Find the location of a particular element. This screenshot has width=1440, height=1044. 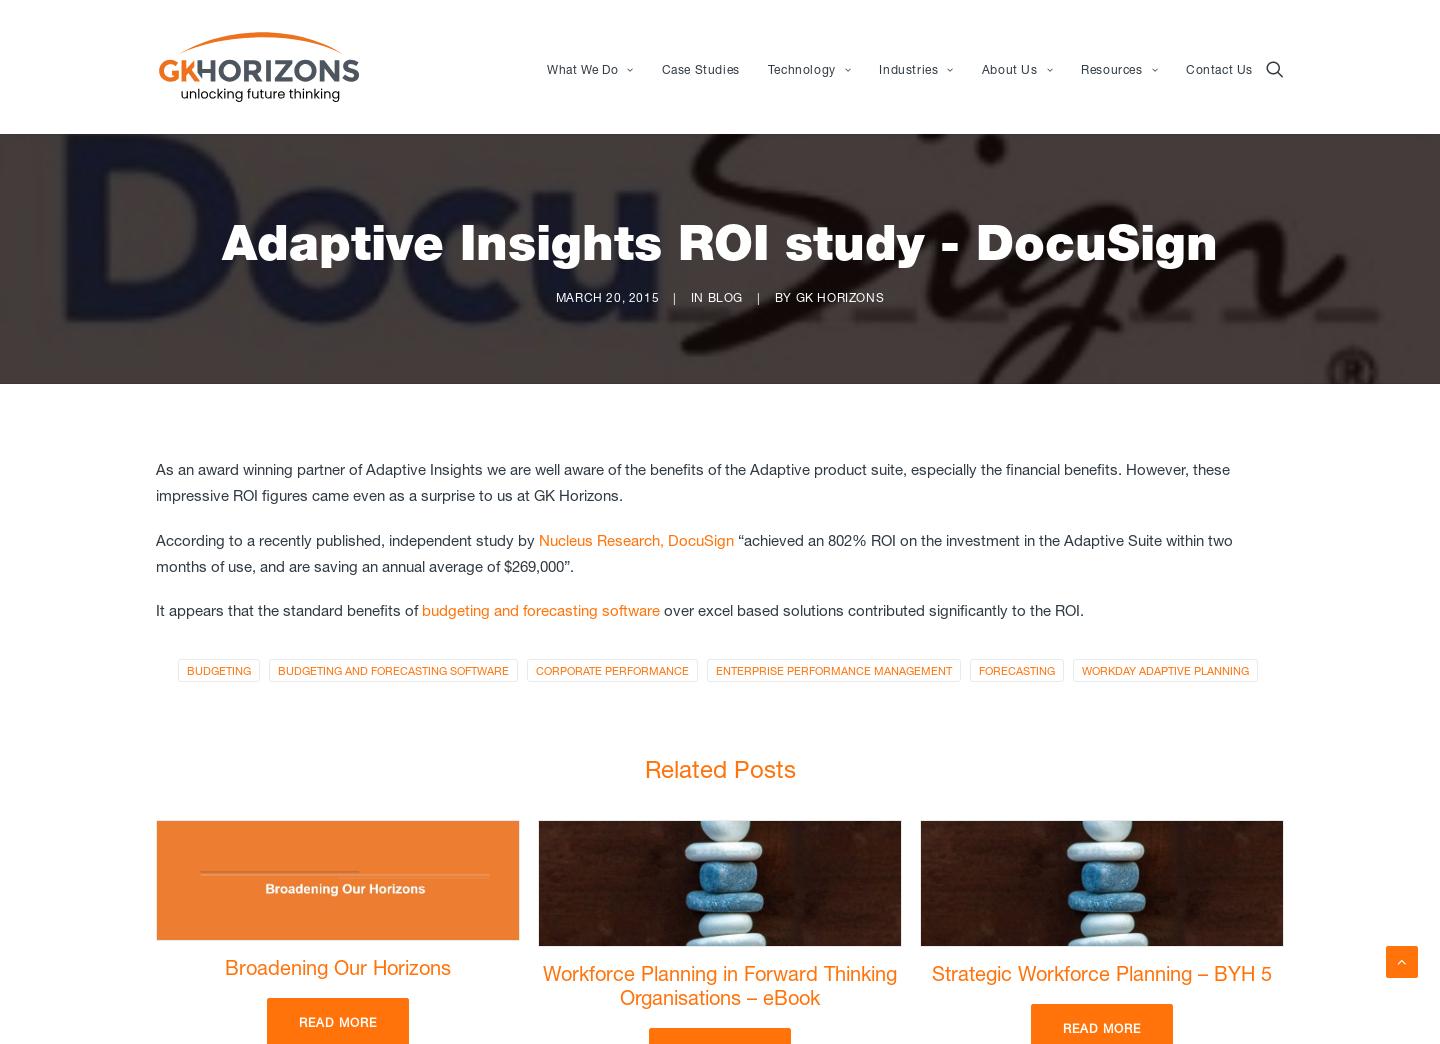

'Strategic Workforce Planning – BYH 5' is located at coordinates (1101, 972).